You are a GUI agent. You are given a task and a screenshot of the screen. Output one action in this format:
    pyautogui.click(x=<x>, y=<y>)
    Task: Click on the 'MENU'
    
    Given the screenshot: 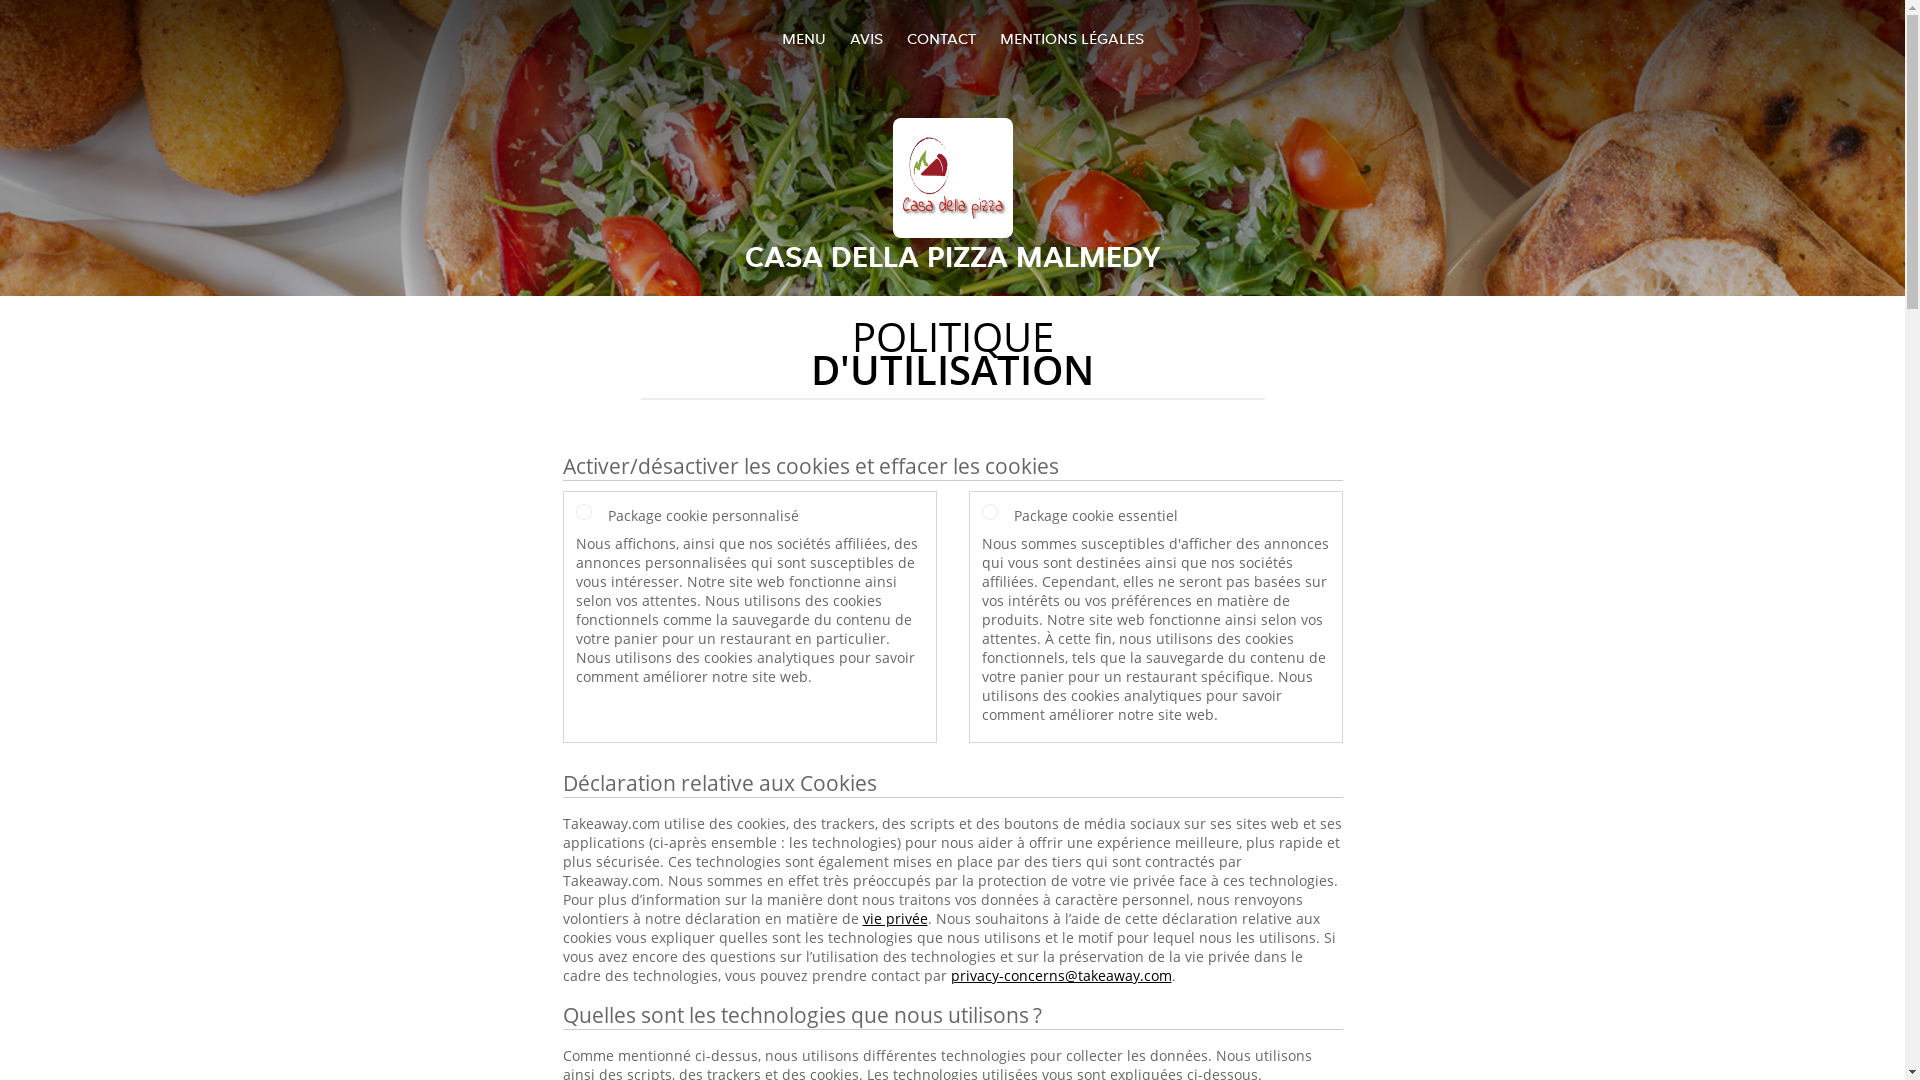 What is the action you would take?
    pyautogui.click(x=804, y=38)
    